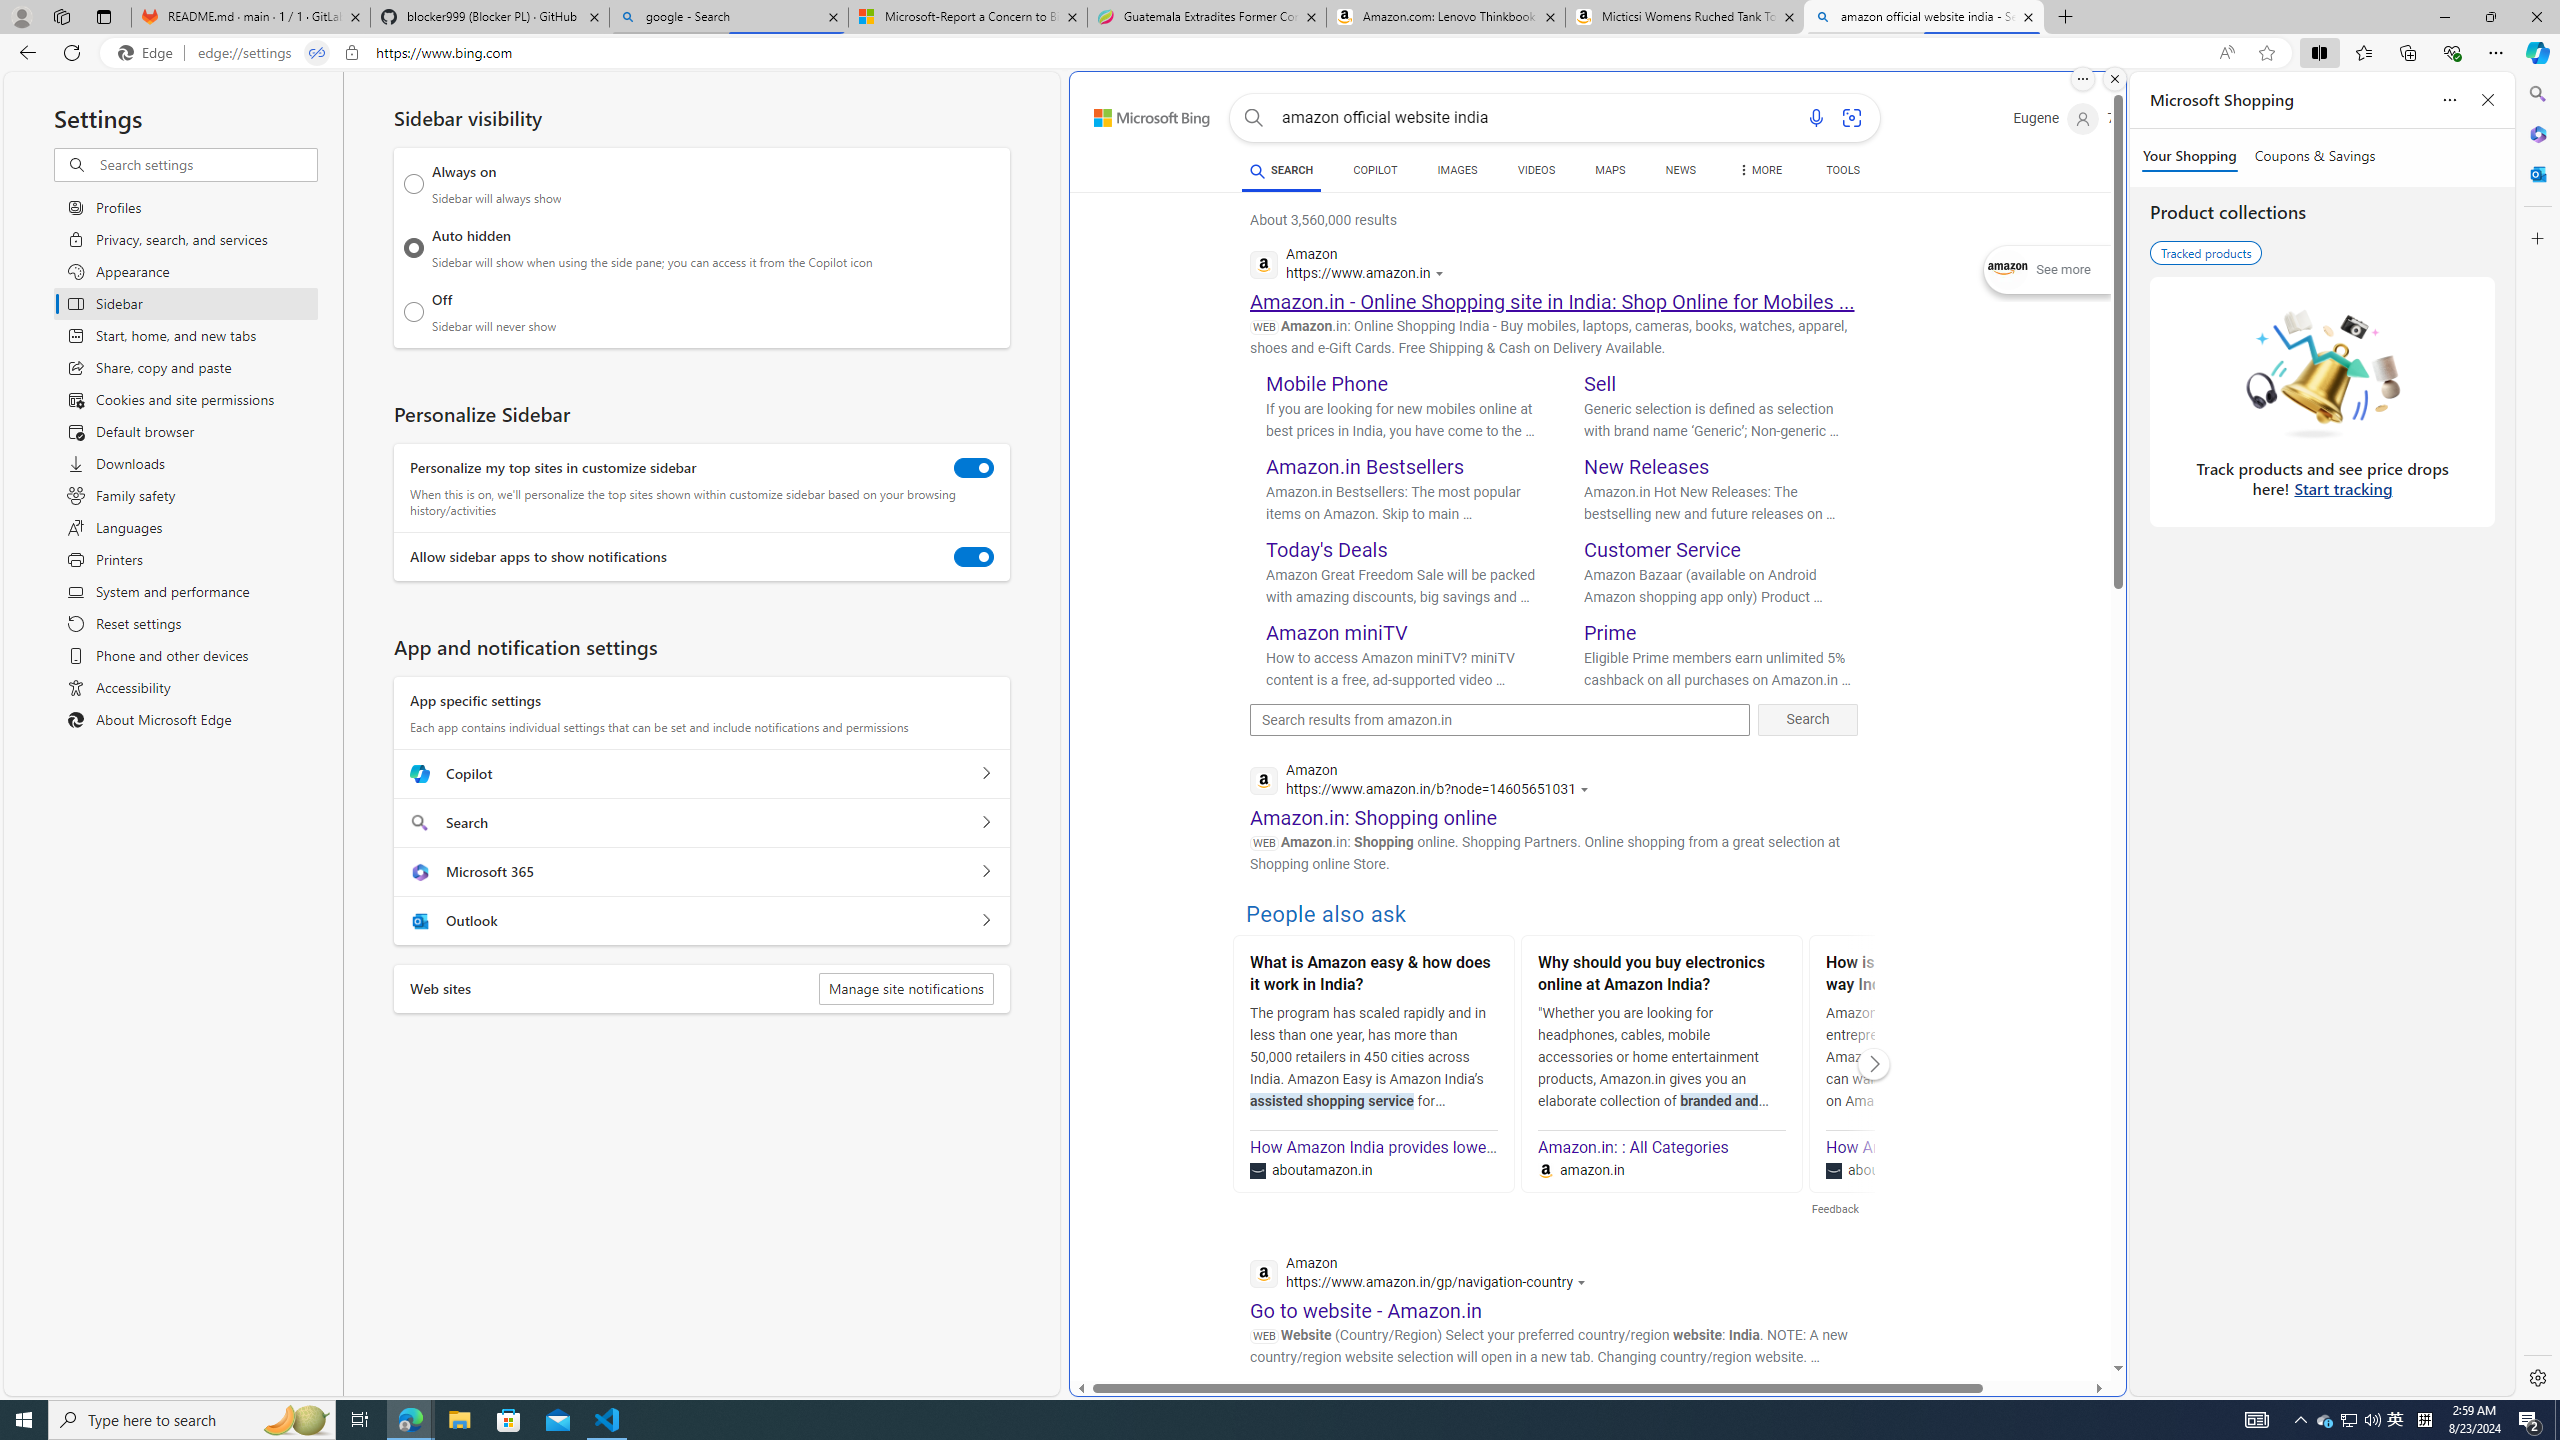 Image resolution: width=2560 pixels, height=1440 pixels. What do you see at coordinates (148, 53) in the screenshot?
I see `'Edge'` at bounding box center [148, 53].